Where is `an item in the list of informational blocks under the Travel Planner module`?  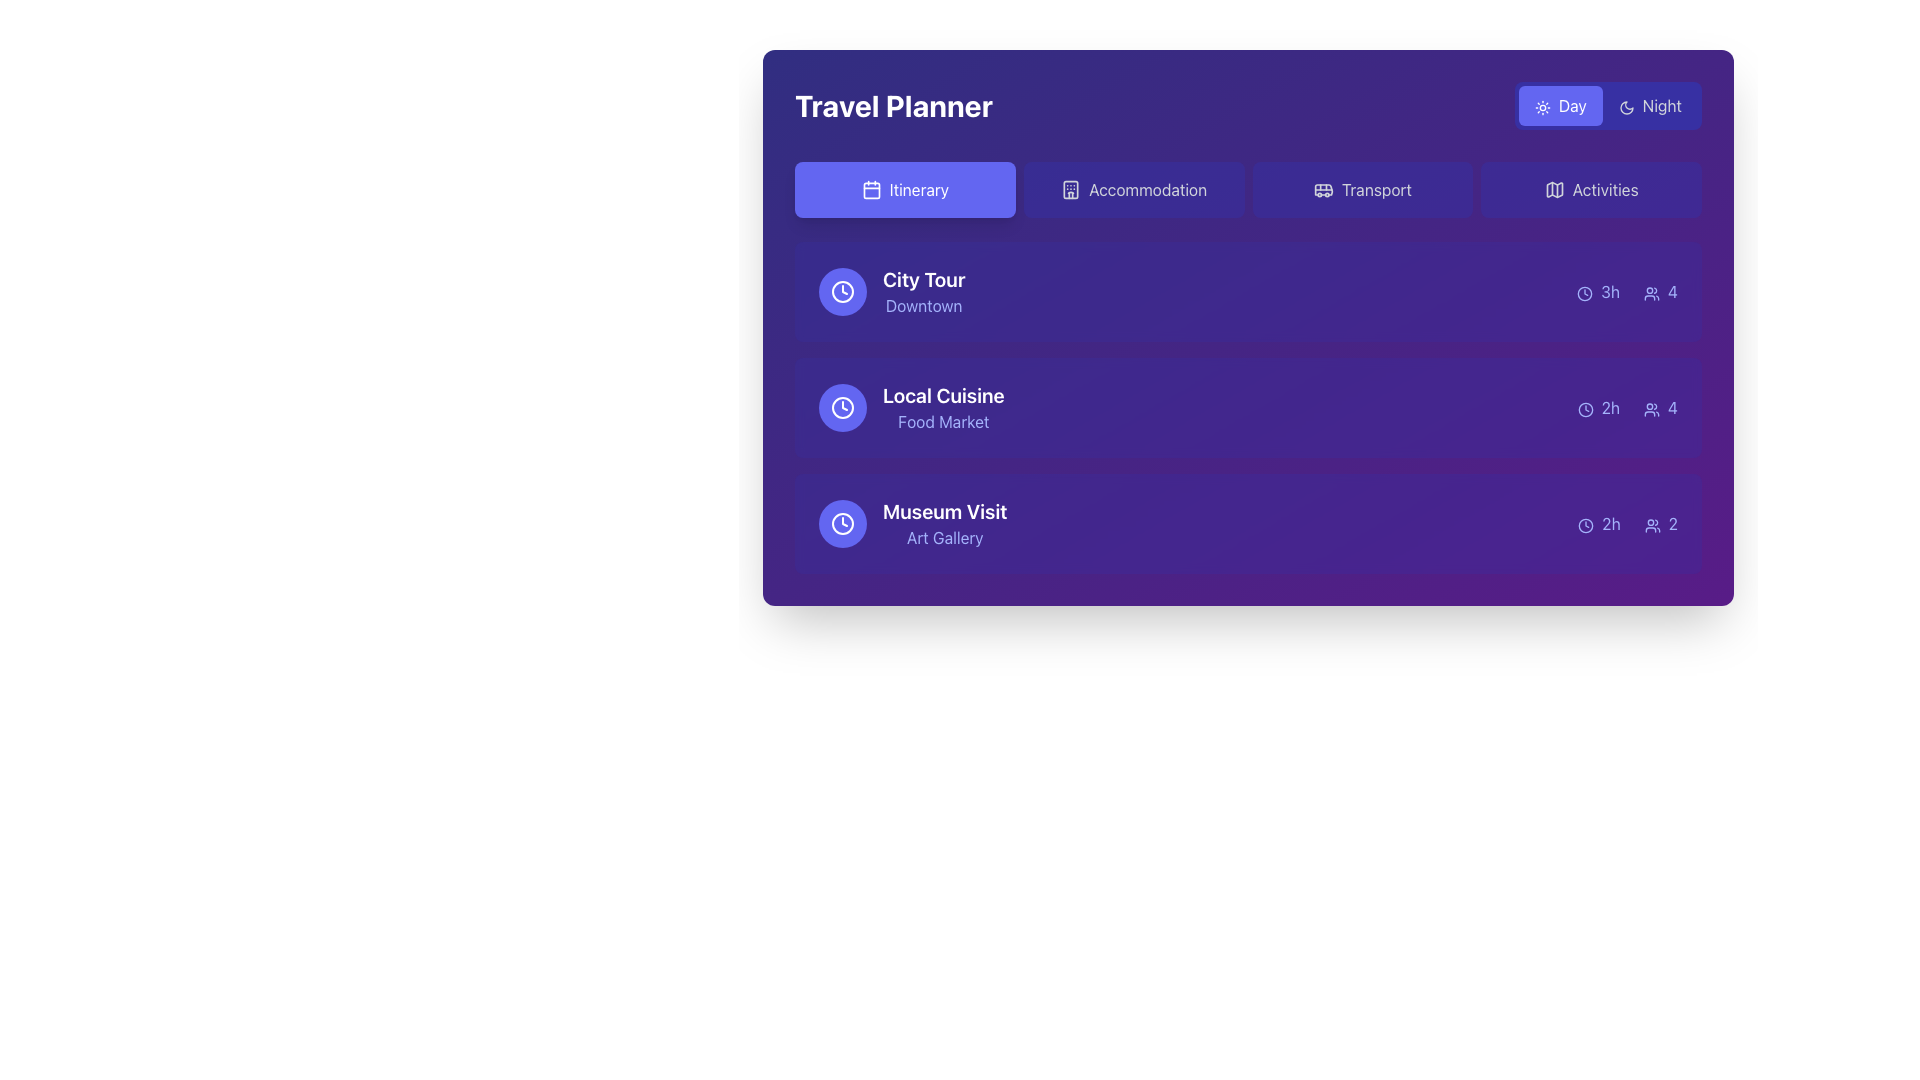 an item in the list of informational blocks under the Travel Planner module is located at coordinates (1247, 407).